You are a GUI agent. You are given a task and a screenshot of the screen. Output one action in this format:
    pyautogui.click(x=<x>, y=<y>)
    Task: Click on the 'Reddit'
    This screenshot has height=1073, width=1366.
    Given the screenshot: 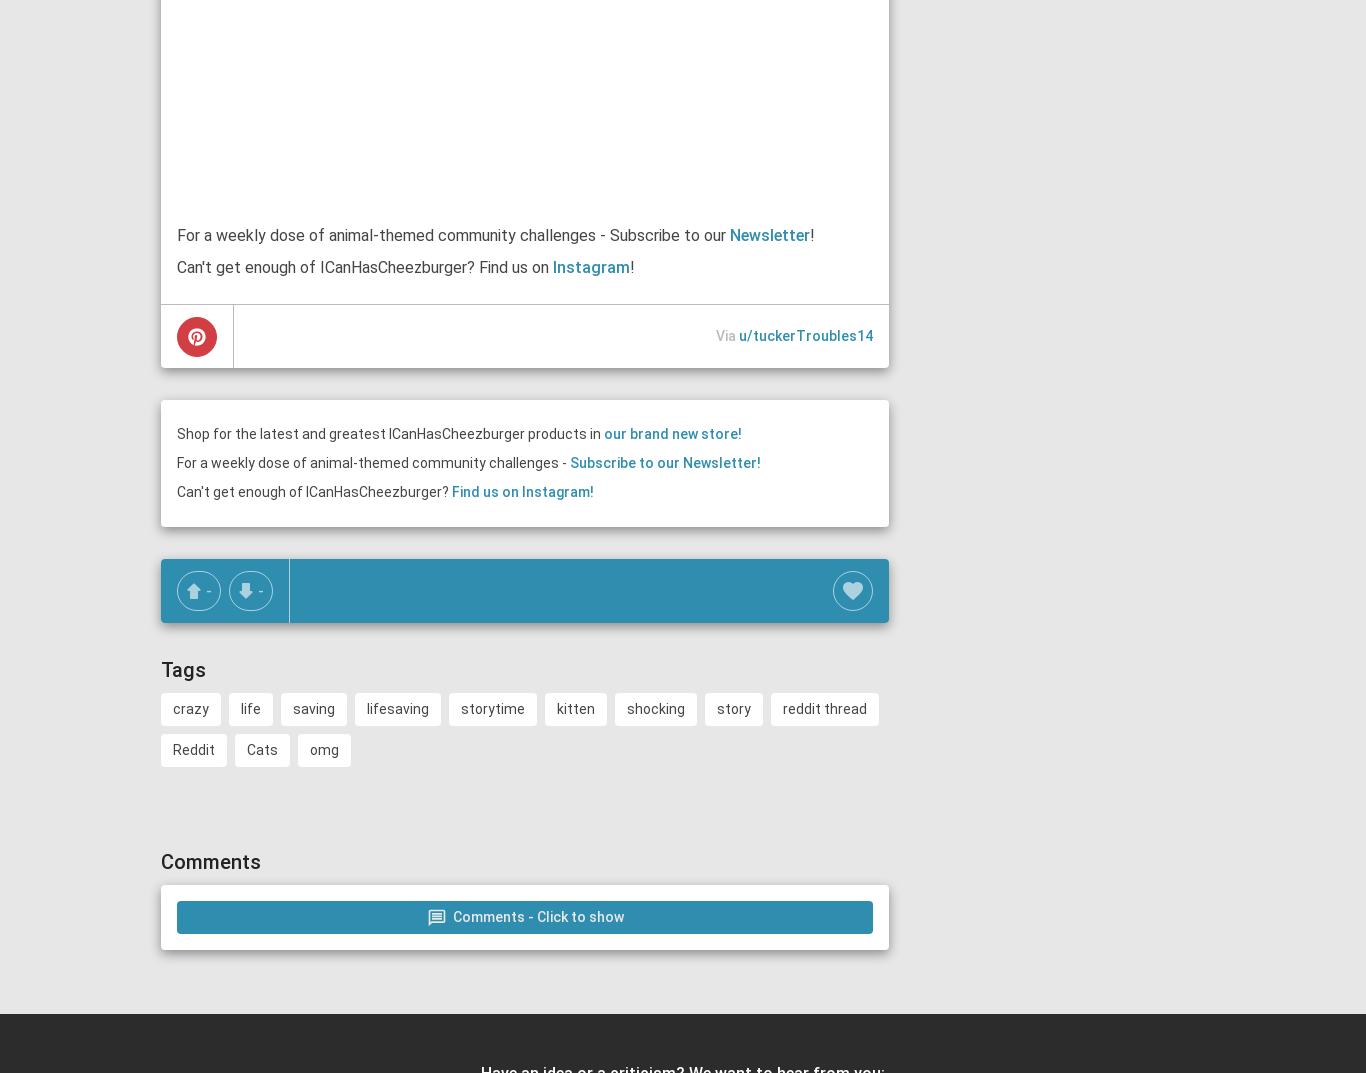 What is the action you would take?
    pyautogui.click(x=192, y=749)
    